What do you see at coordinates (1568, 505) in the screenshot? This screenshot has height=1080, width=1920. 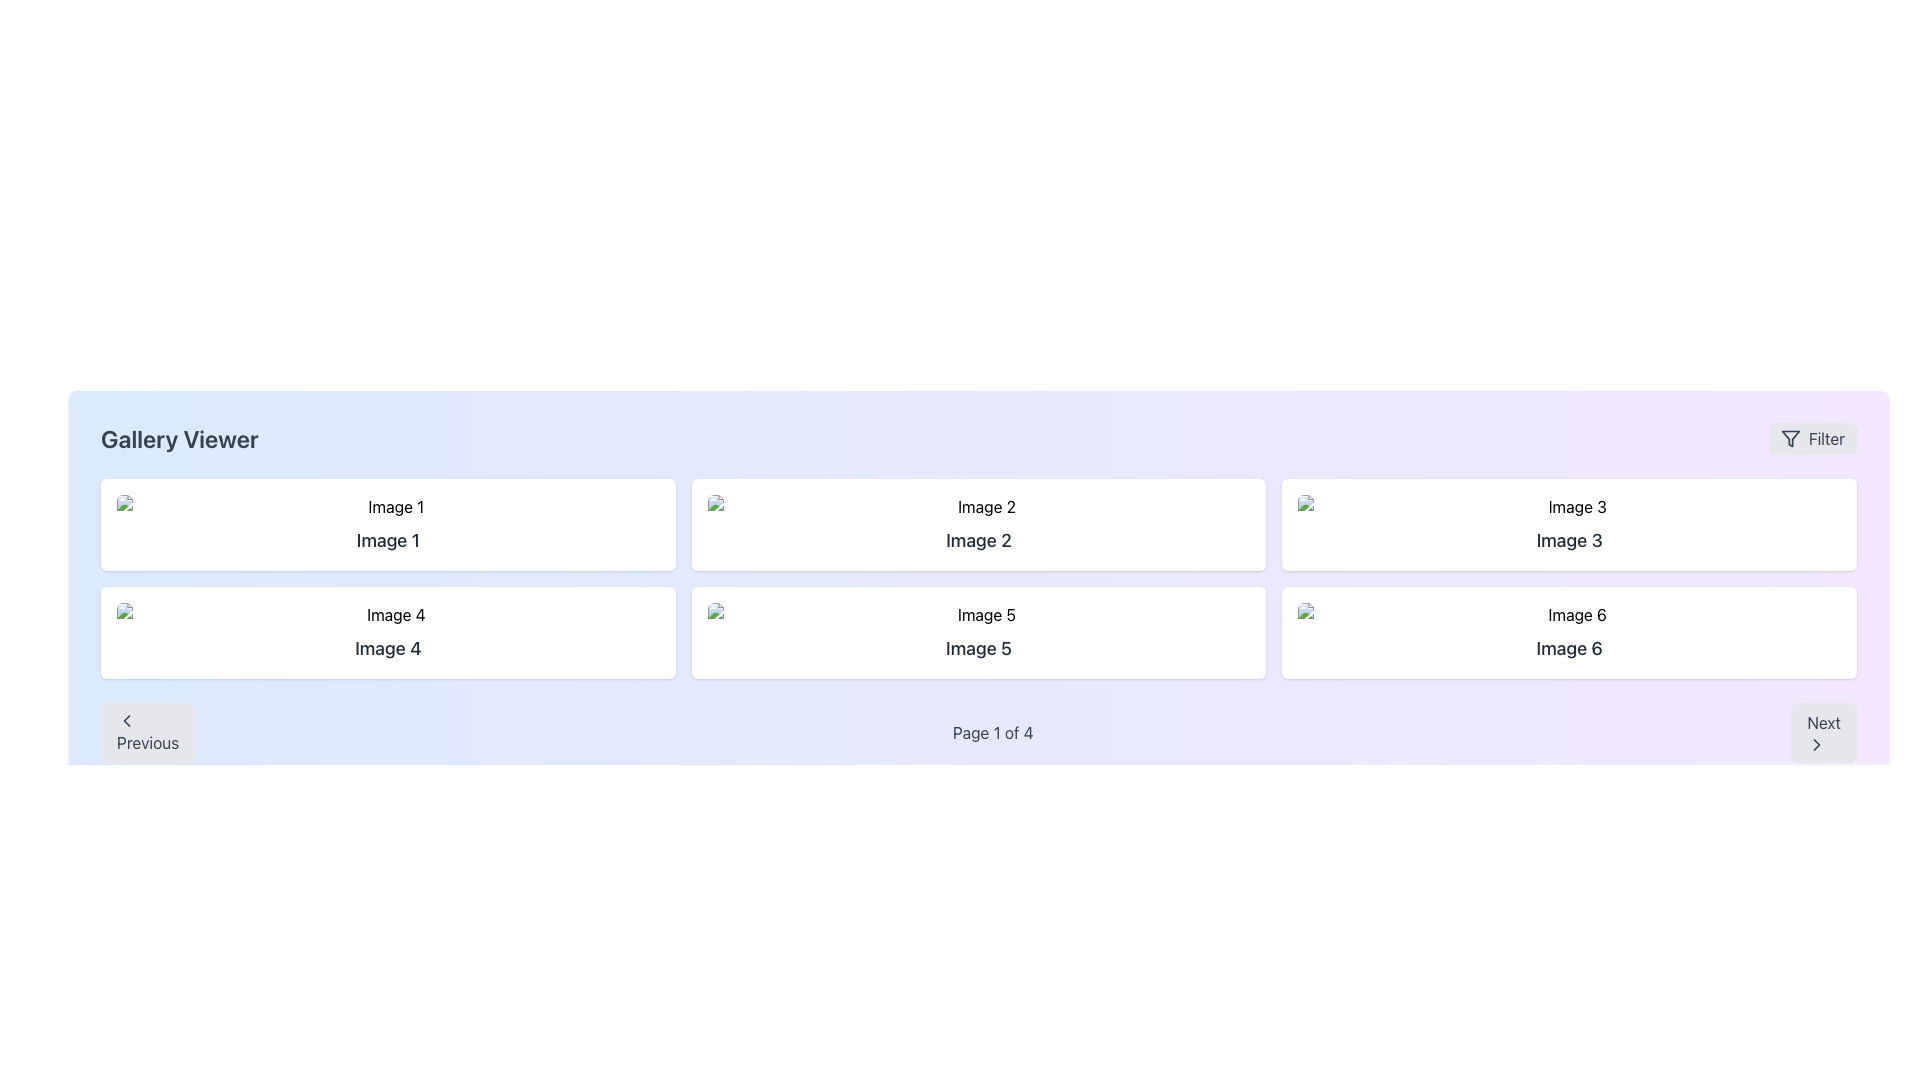 I see `the image with the placeholder source displaying 'Image 3' located in the third card of the second row` at bounding box center [1568, 505].